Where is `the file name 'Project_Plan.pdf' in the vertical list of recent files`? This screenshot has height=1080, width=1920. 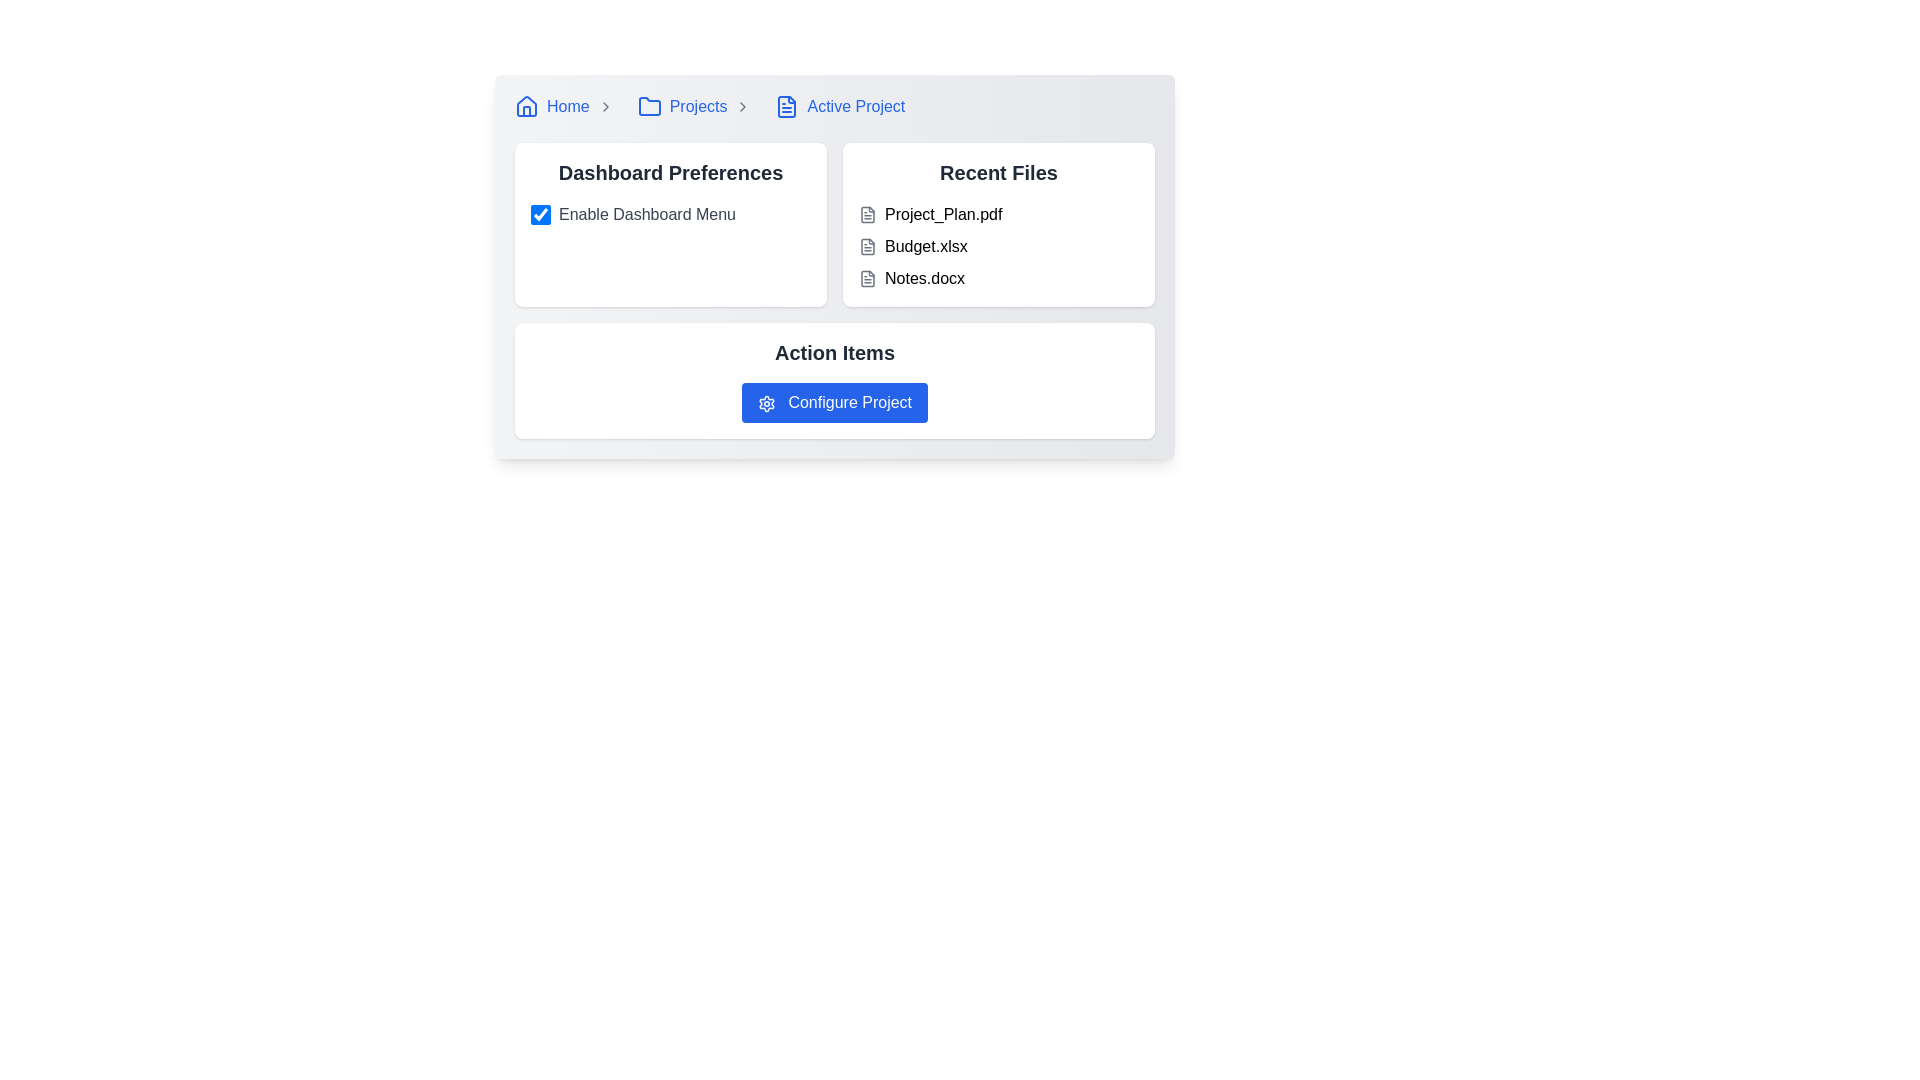 the file name 'Project_Plan.pdf' in the vertical list of recent files is located at coordinates (998, 245).